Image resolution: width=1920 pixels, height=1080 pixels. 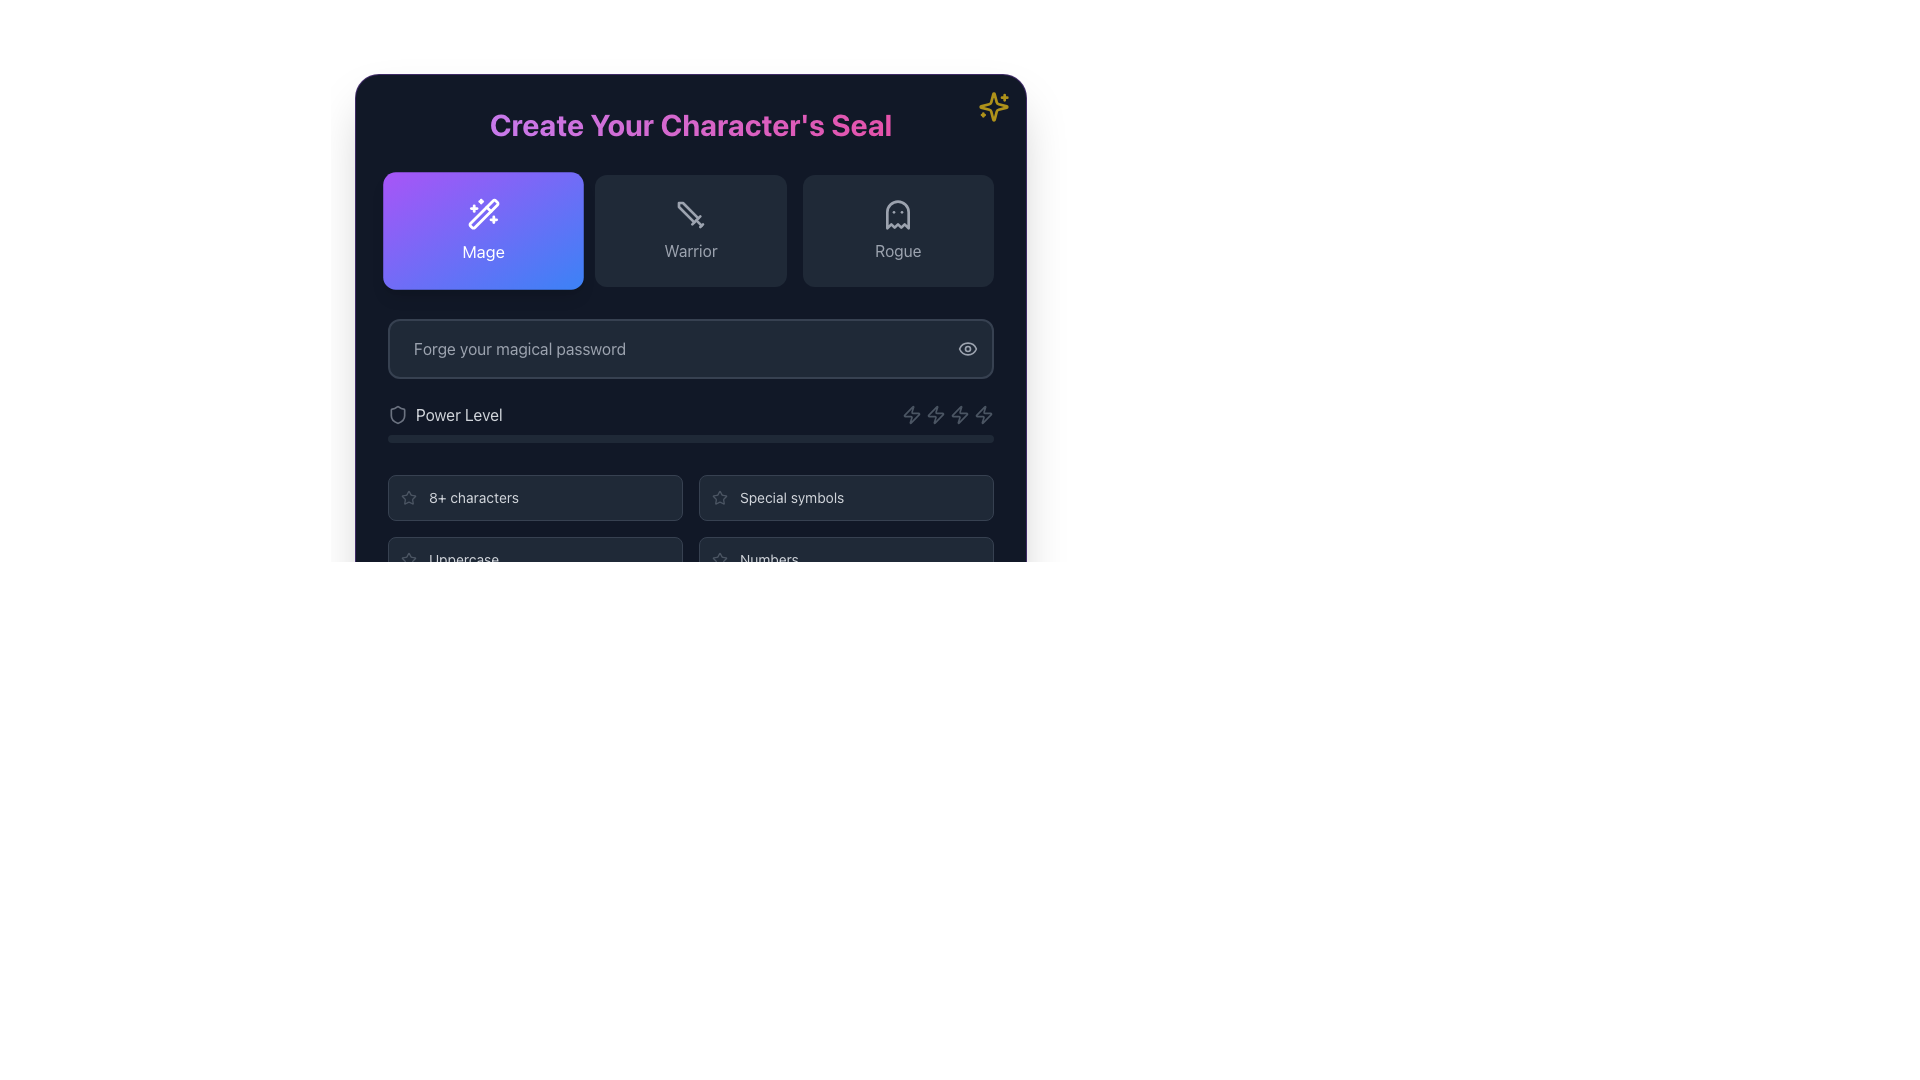 I want to click on the header text element that reads 'Create Your Character's Seal', which is styled with a gradient color scheme and located at the top of the content area, so click(x=691, y=124).